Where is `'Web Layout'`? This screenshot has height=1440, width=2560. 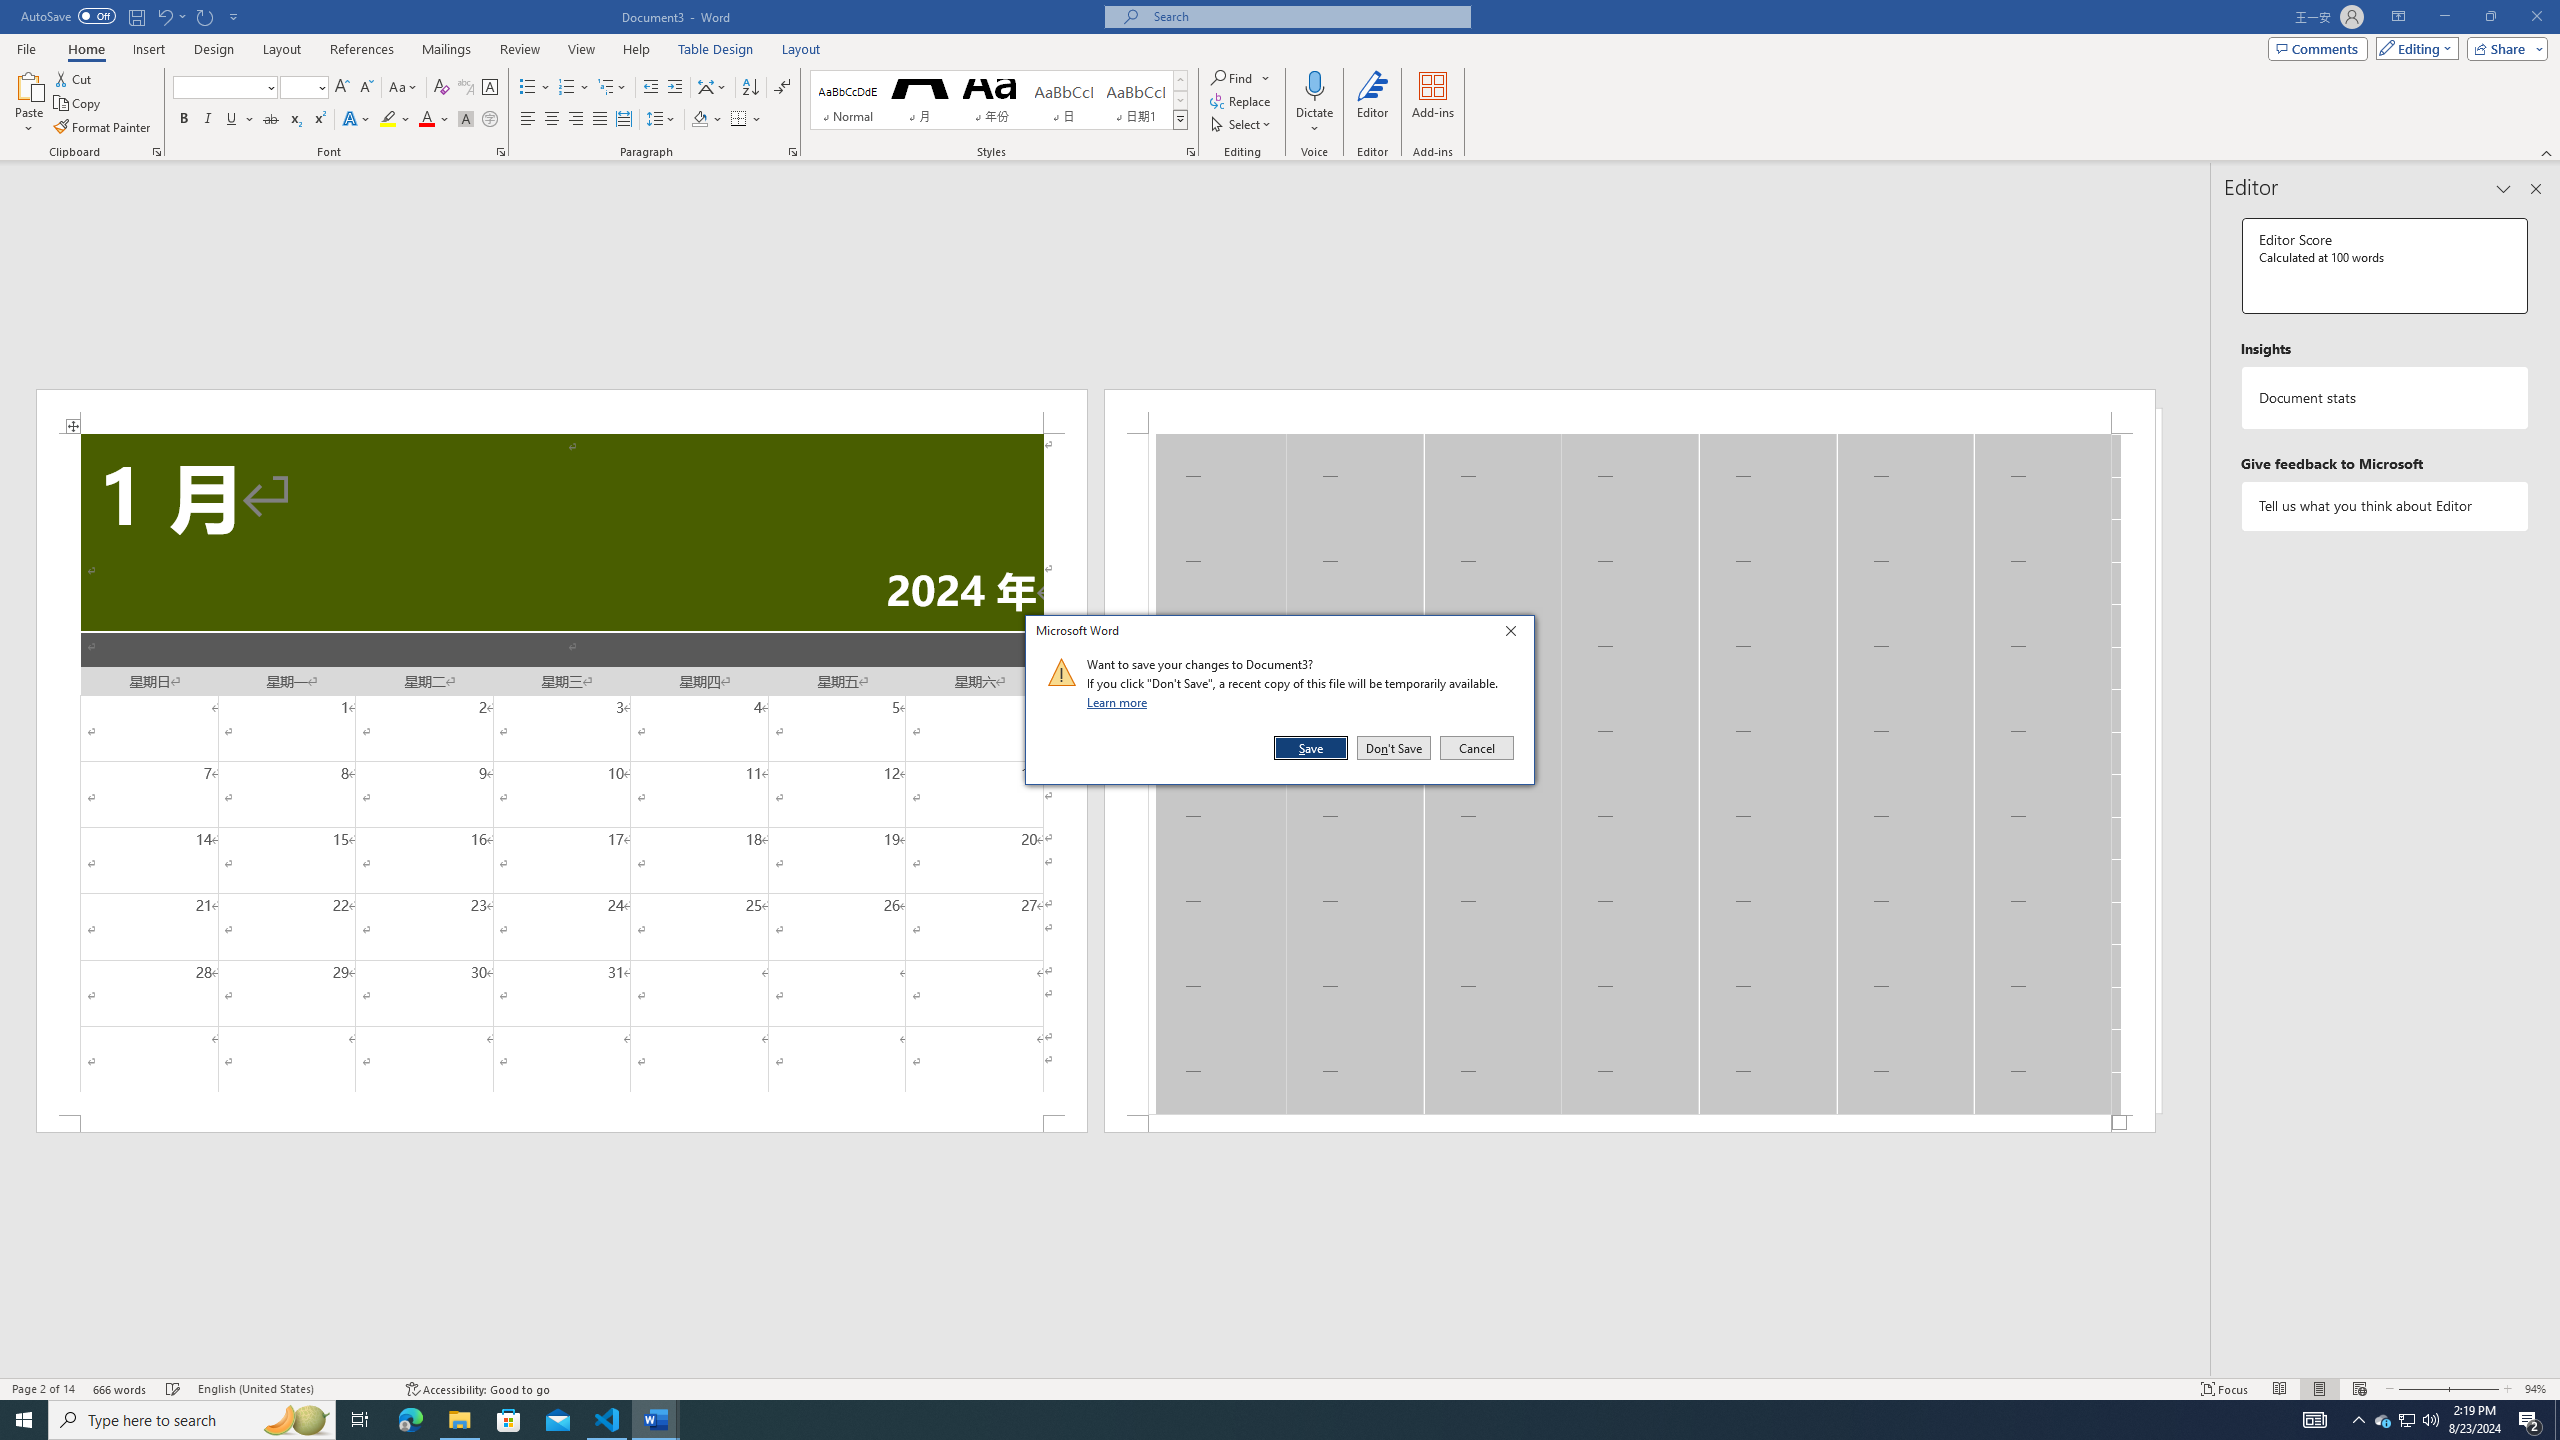
'Web Layout' is located at coordinates (2360, 1389).